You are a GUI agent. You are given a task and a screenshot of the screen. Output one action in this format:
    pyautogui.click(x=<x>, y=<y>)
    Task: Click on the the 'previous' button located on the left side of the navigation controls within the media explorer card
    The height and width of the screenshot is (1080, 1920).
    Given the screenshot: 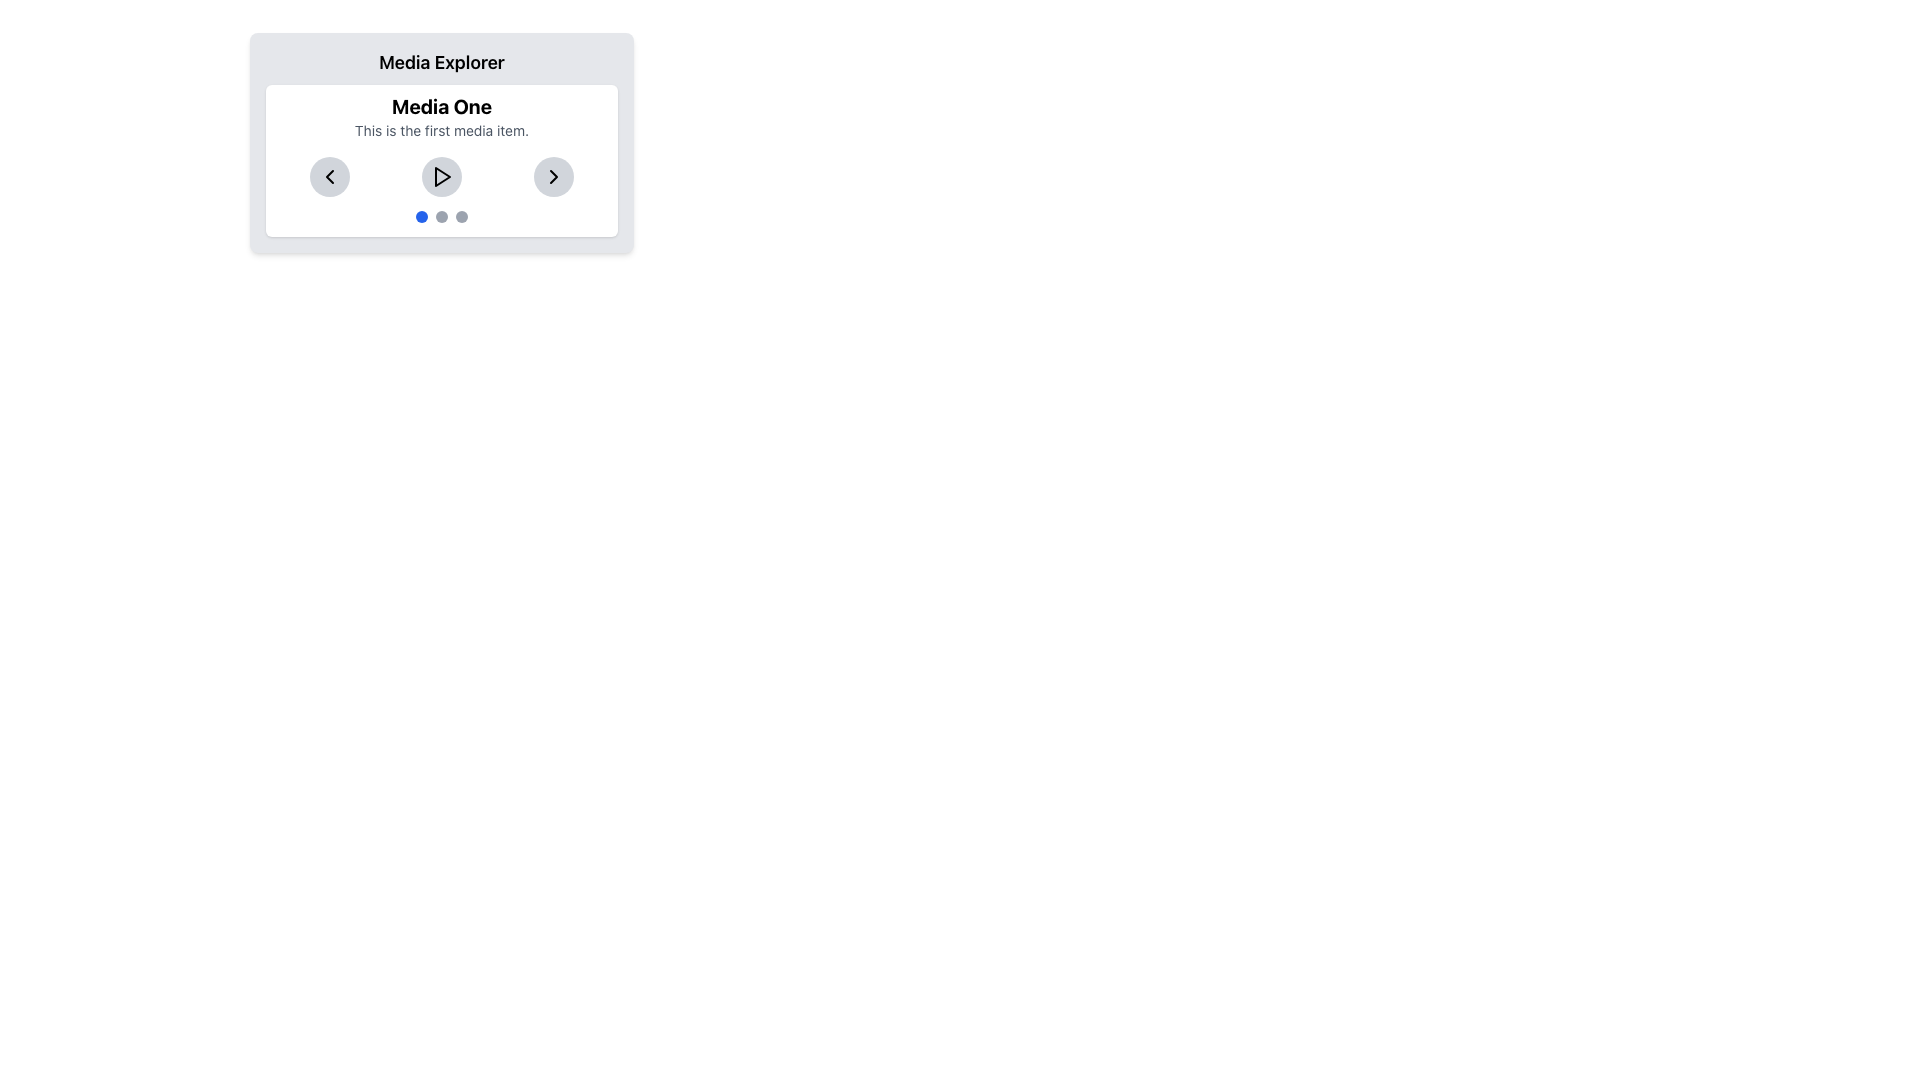 What is the action you would take?
    pyautogui.click(x=330, y=176)
    